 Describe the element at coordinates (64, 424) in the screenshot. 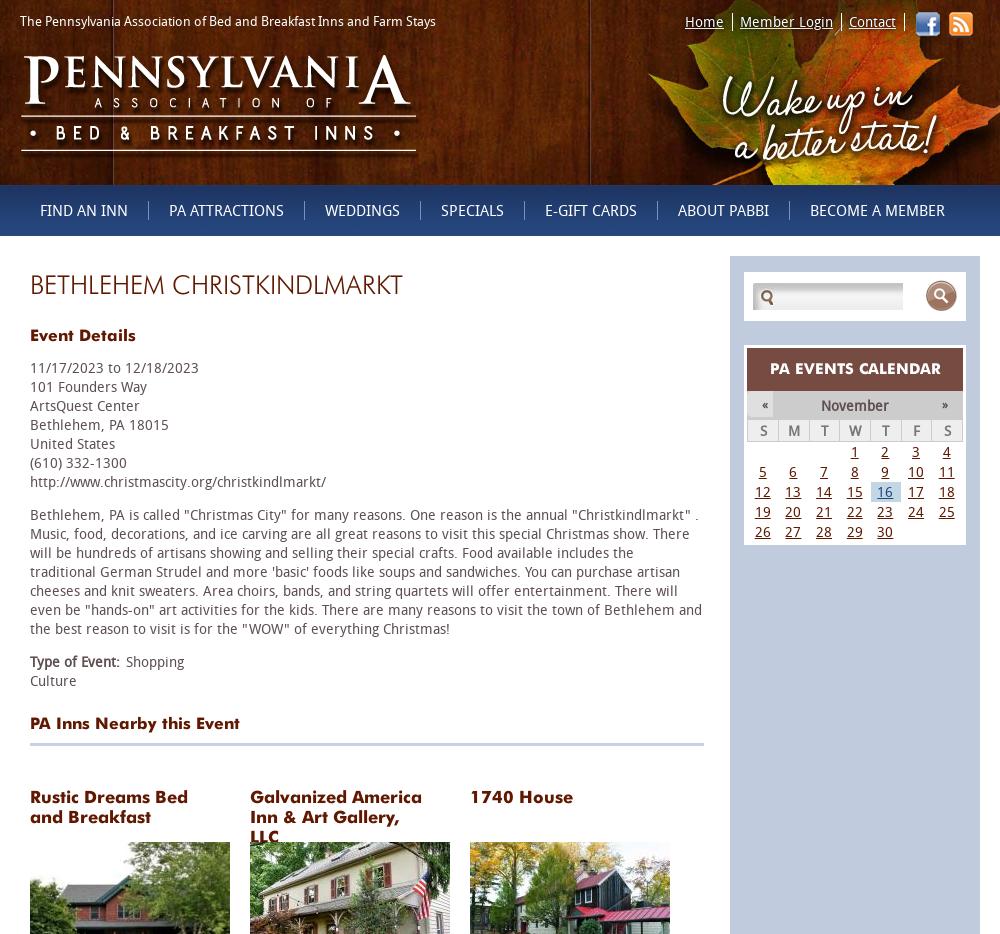

I see `'Bethlehem'` at that location.